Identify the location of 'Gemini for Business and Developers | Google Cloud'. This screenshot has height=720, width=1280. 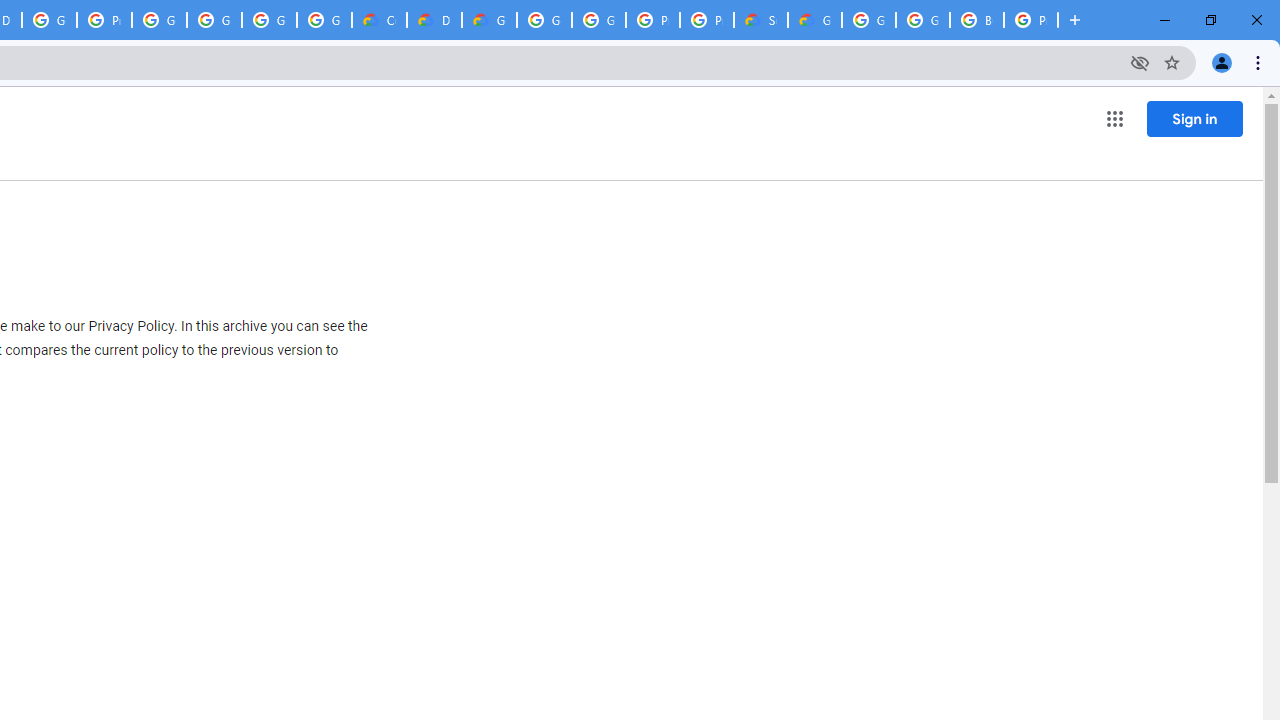
(489, 20).